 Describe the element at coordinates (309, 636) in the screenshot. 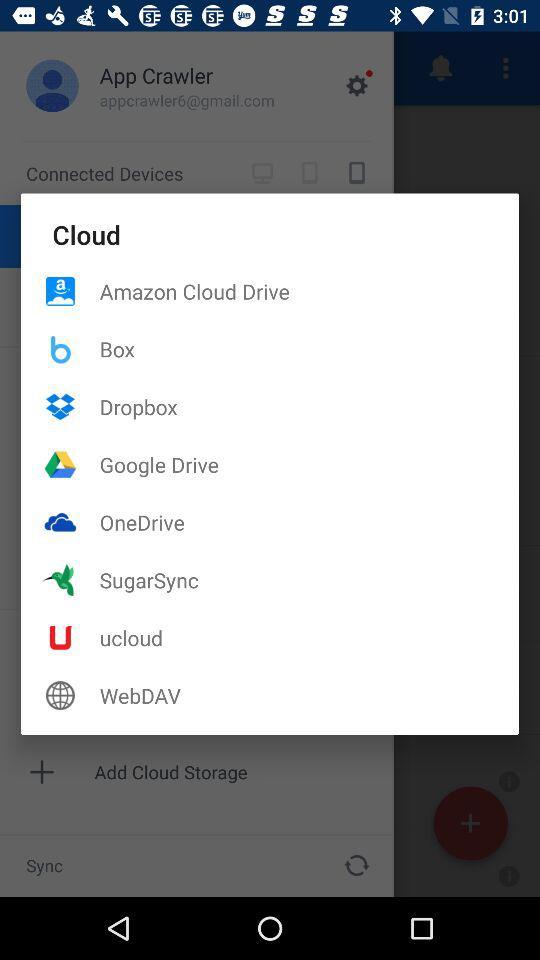

I see `the item below the sugarsync` at that location.